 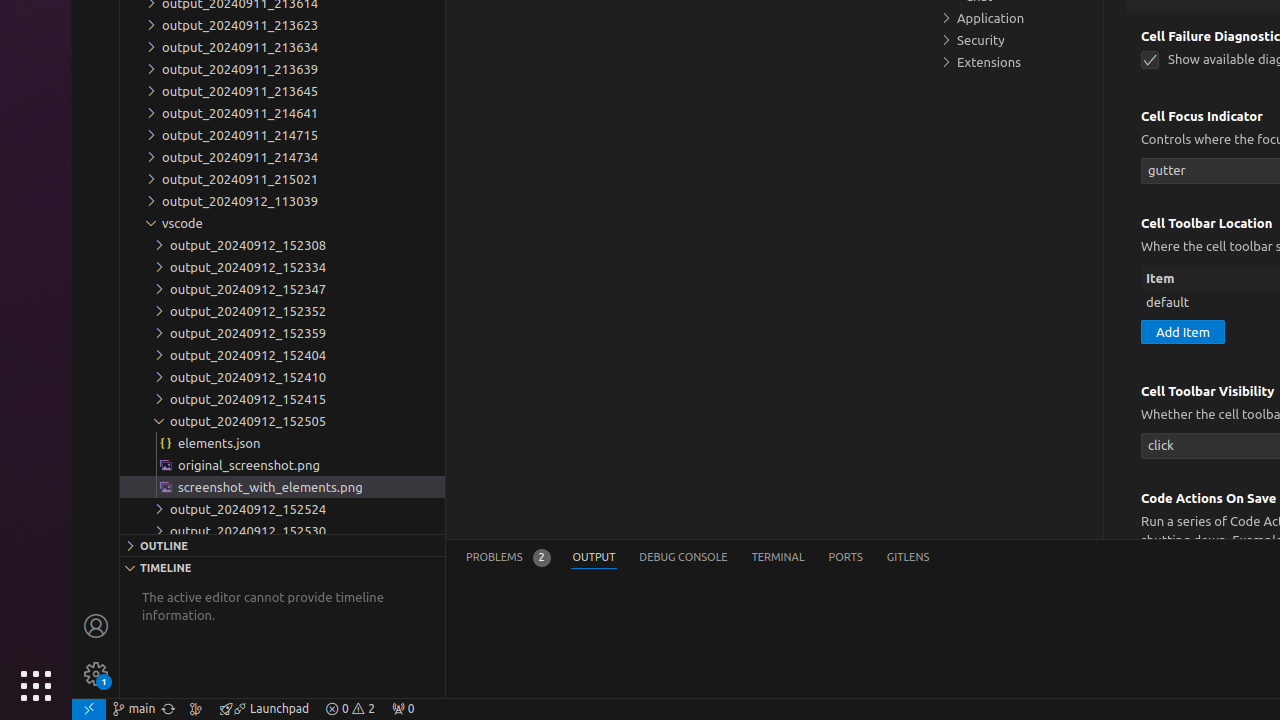 I want to click on 'output_20240911_214734', so click(x=281, y=156).